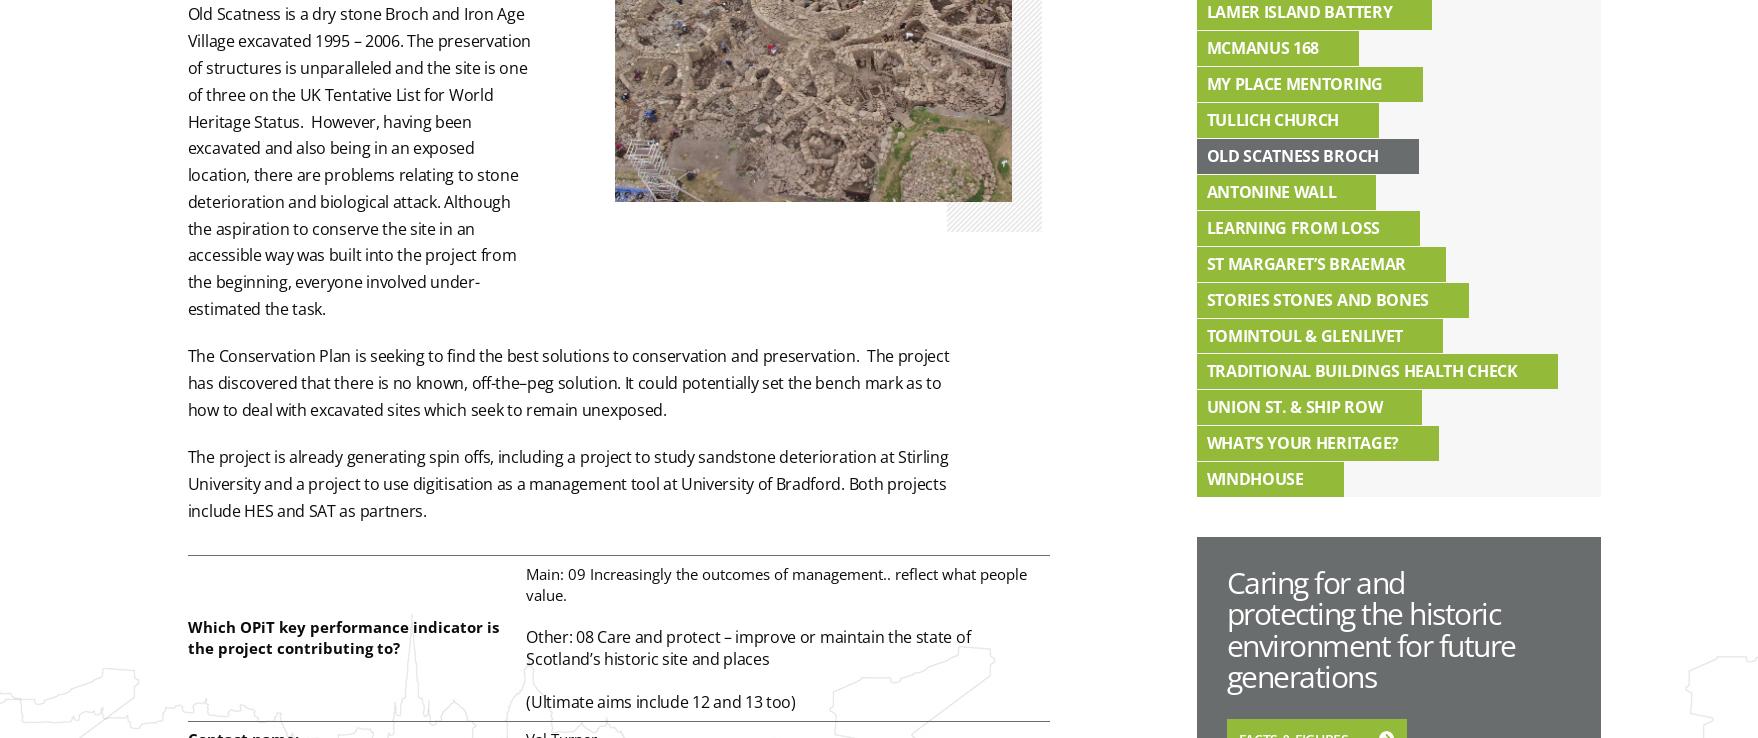  What do you see at coordinates (775, 583) in the screenshot?
I see `'Main: 09 Increasingly the outcomes of management.. reflect what people value.'` at bounding box center [775, 583].